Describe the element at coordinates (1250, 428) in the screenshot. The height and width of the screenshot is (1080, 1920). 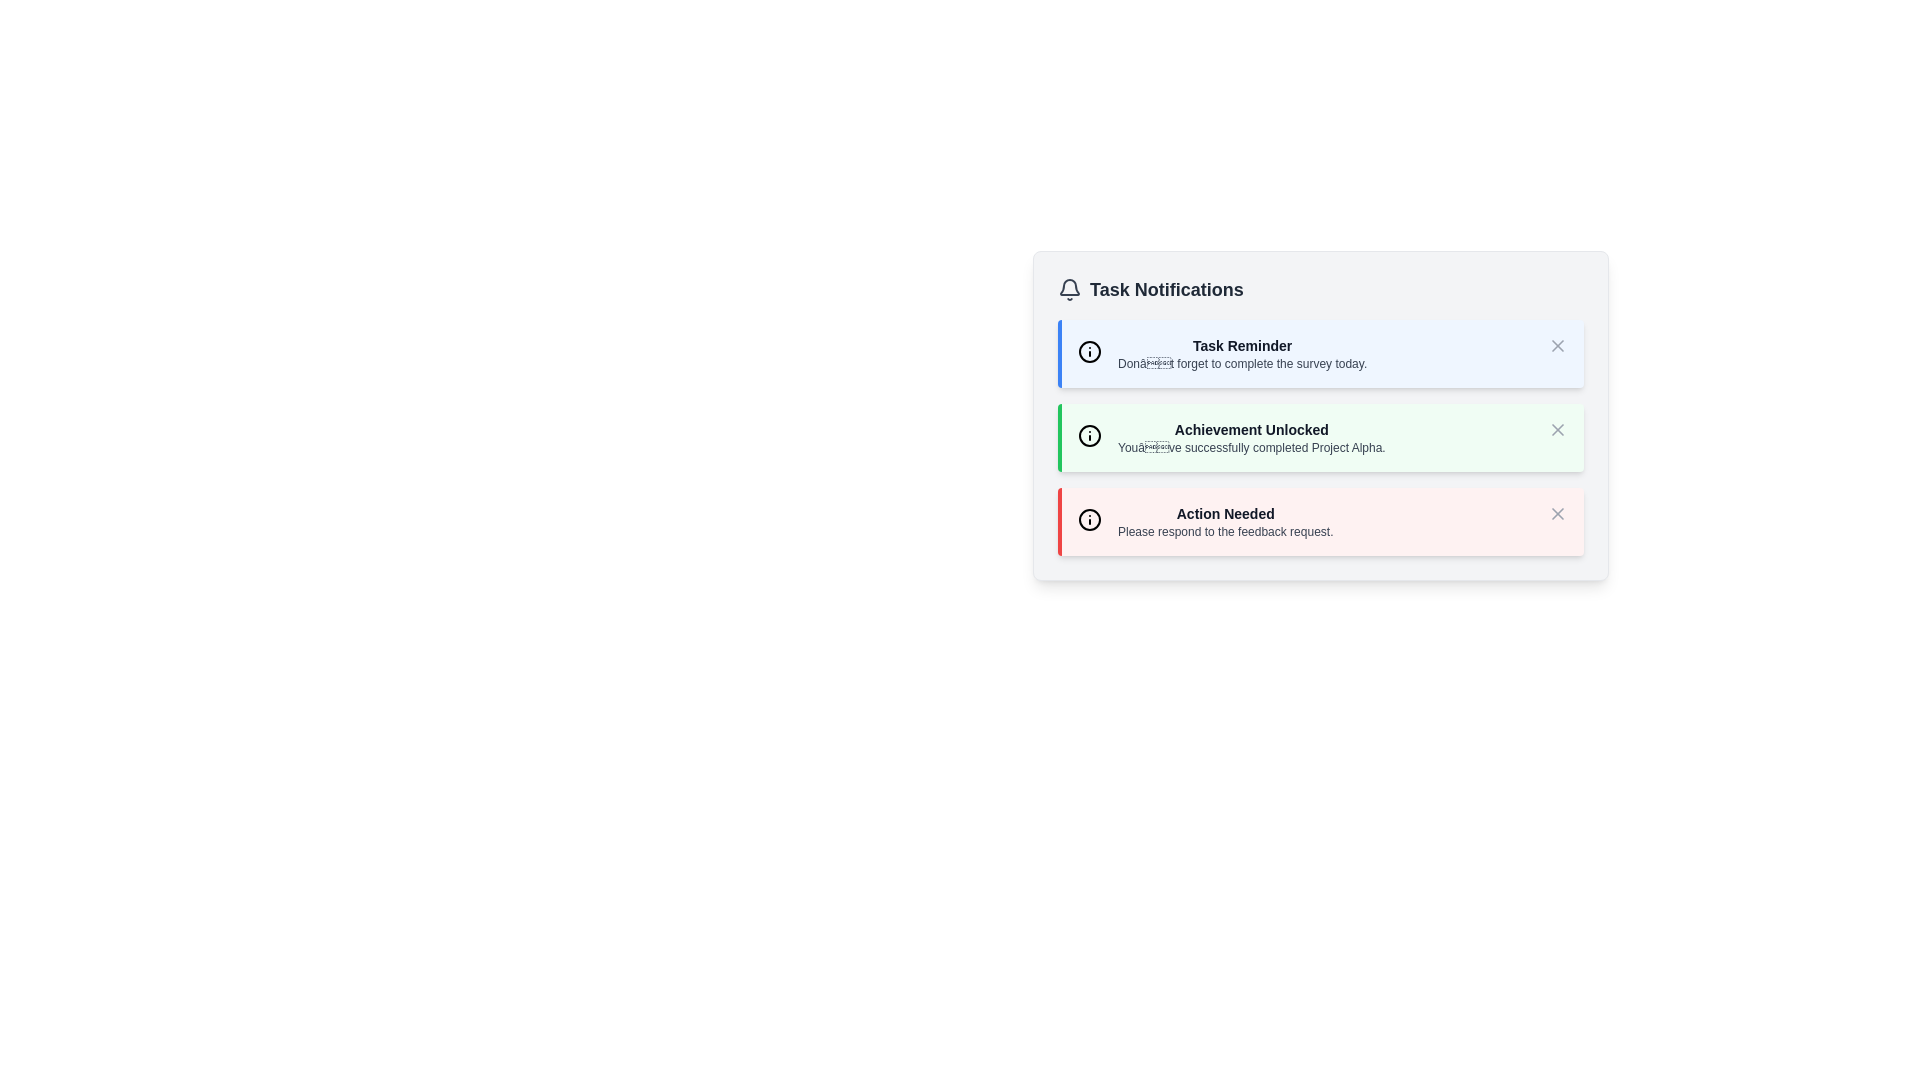
I see `the text label at the top of the second notification item in the notification panel, which indicates the type of notification received` at that location.